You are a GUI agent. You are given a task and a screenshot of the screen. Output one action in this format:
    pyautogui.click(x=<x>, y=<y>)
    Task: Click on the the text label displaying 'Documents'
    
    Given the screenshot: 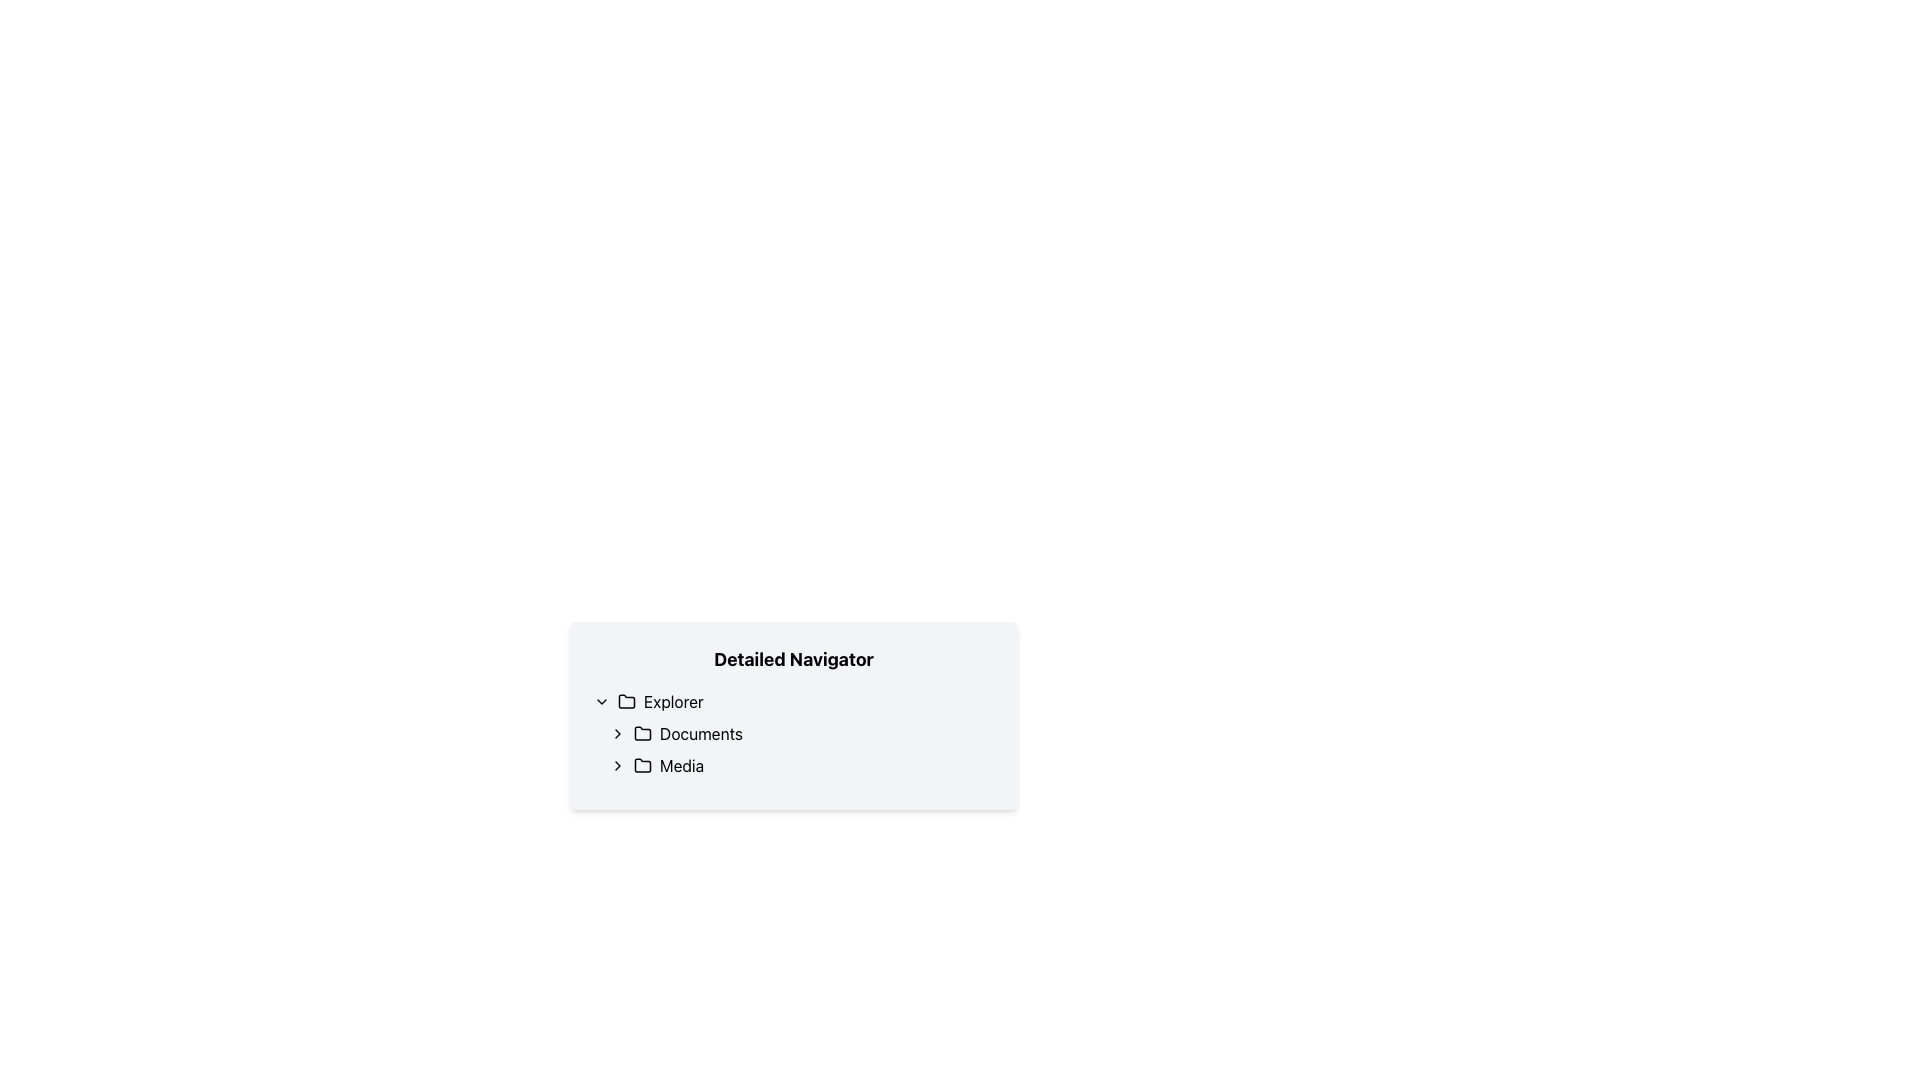 What is the action you would take?
    pyautogui.click(x=701, y=733)
    